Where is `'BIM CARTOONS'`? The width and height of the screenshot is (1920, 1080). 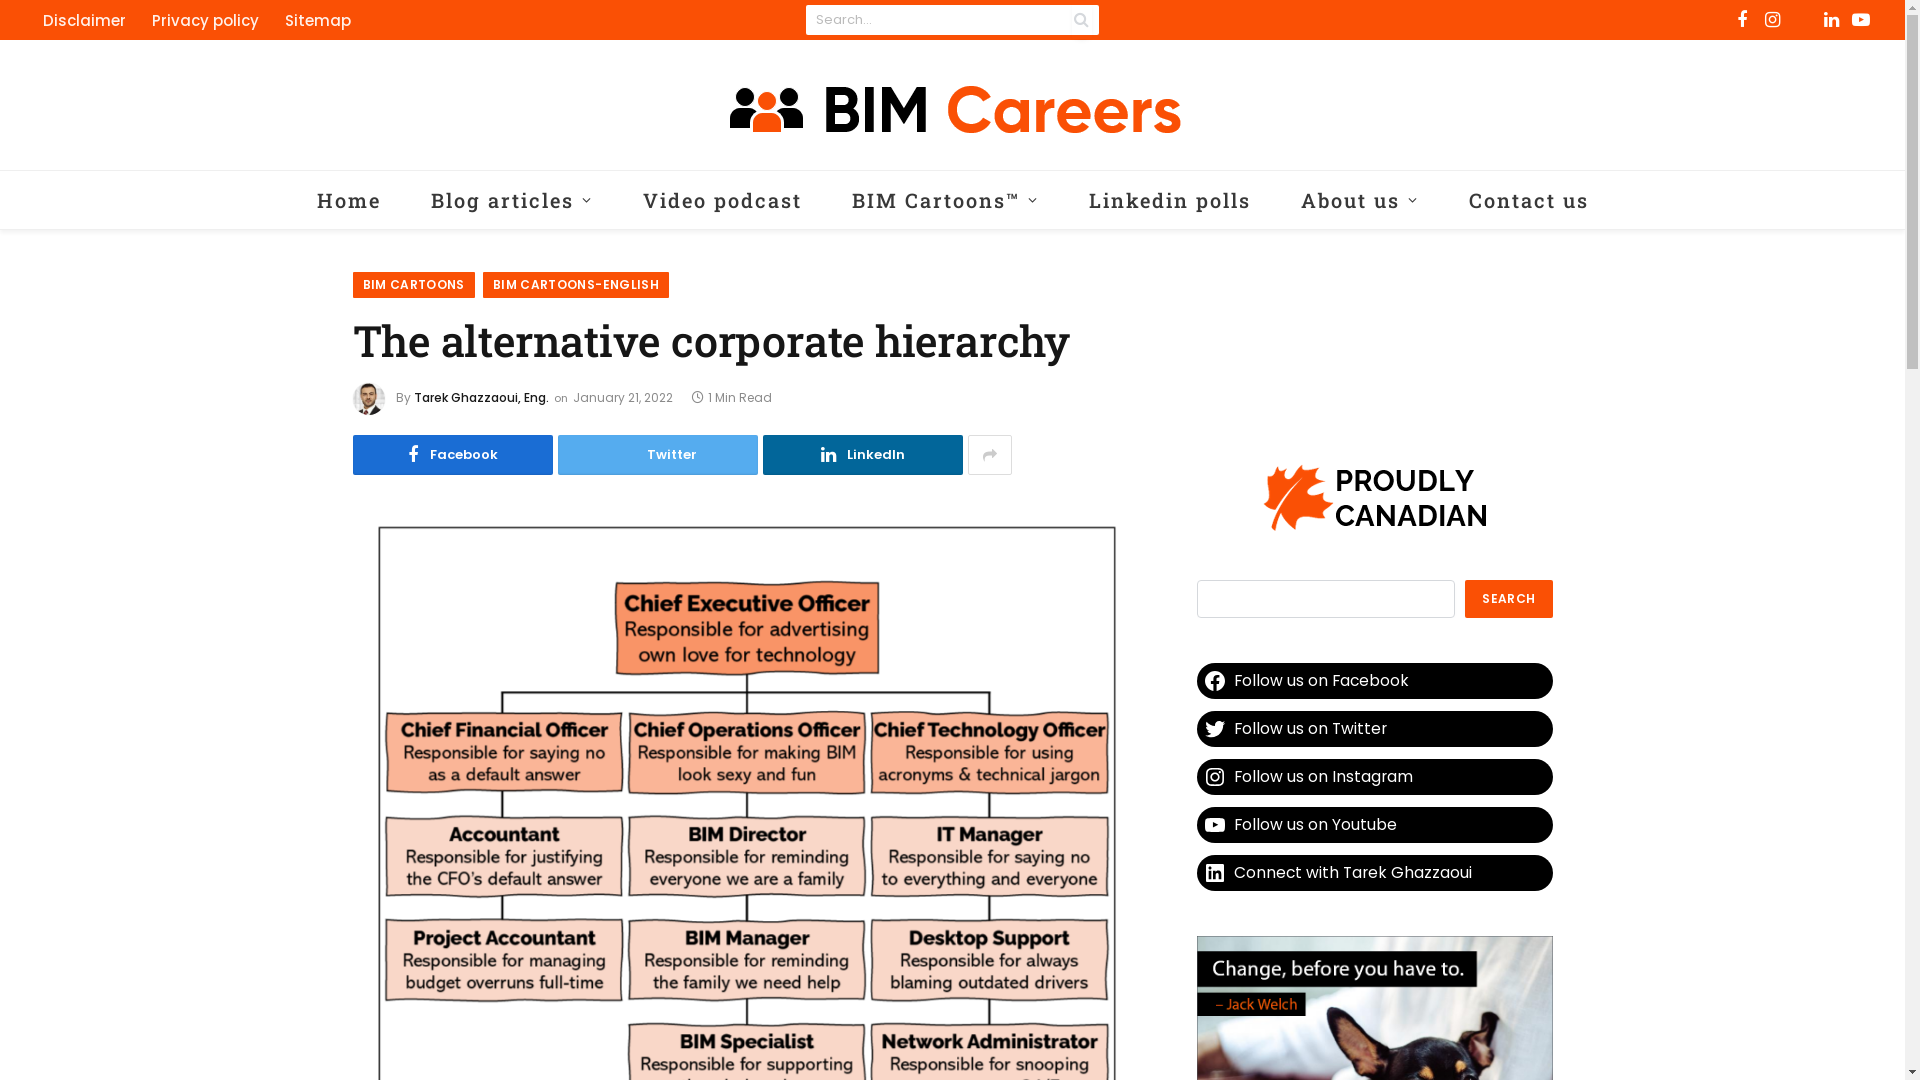
'BIM CARTOONS' is located at coordinates (411, 285).